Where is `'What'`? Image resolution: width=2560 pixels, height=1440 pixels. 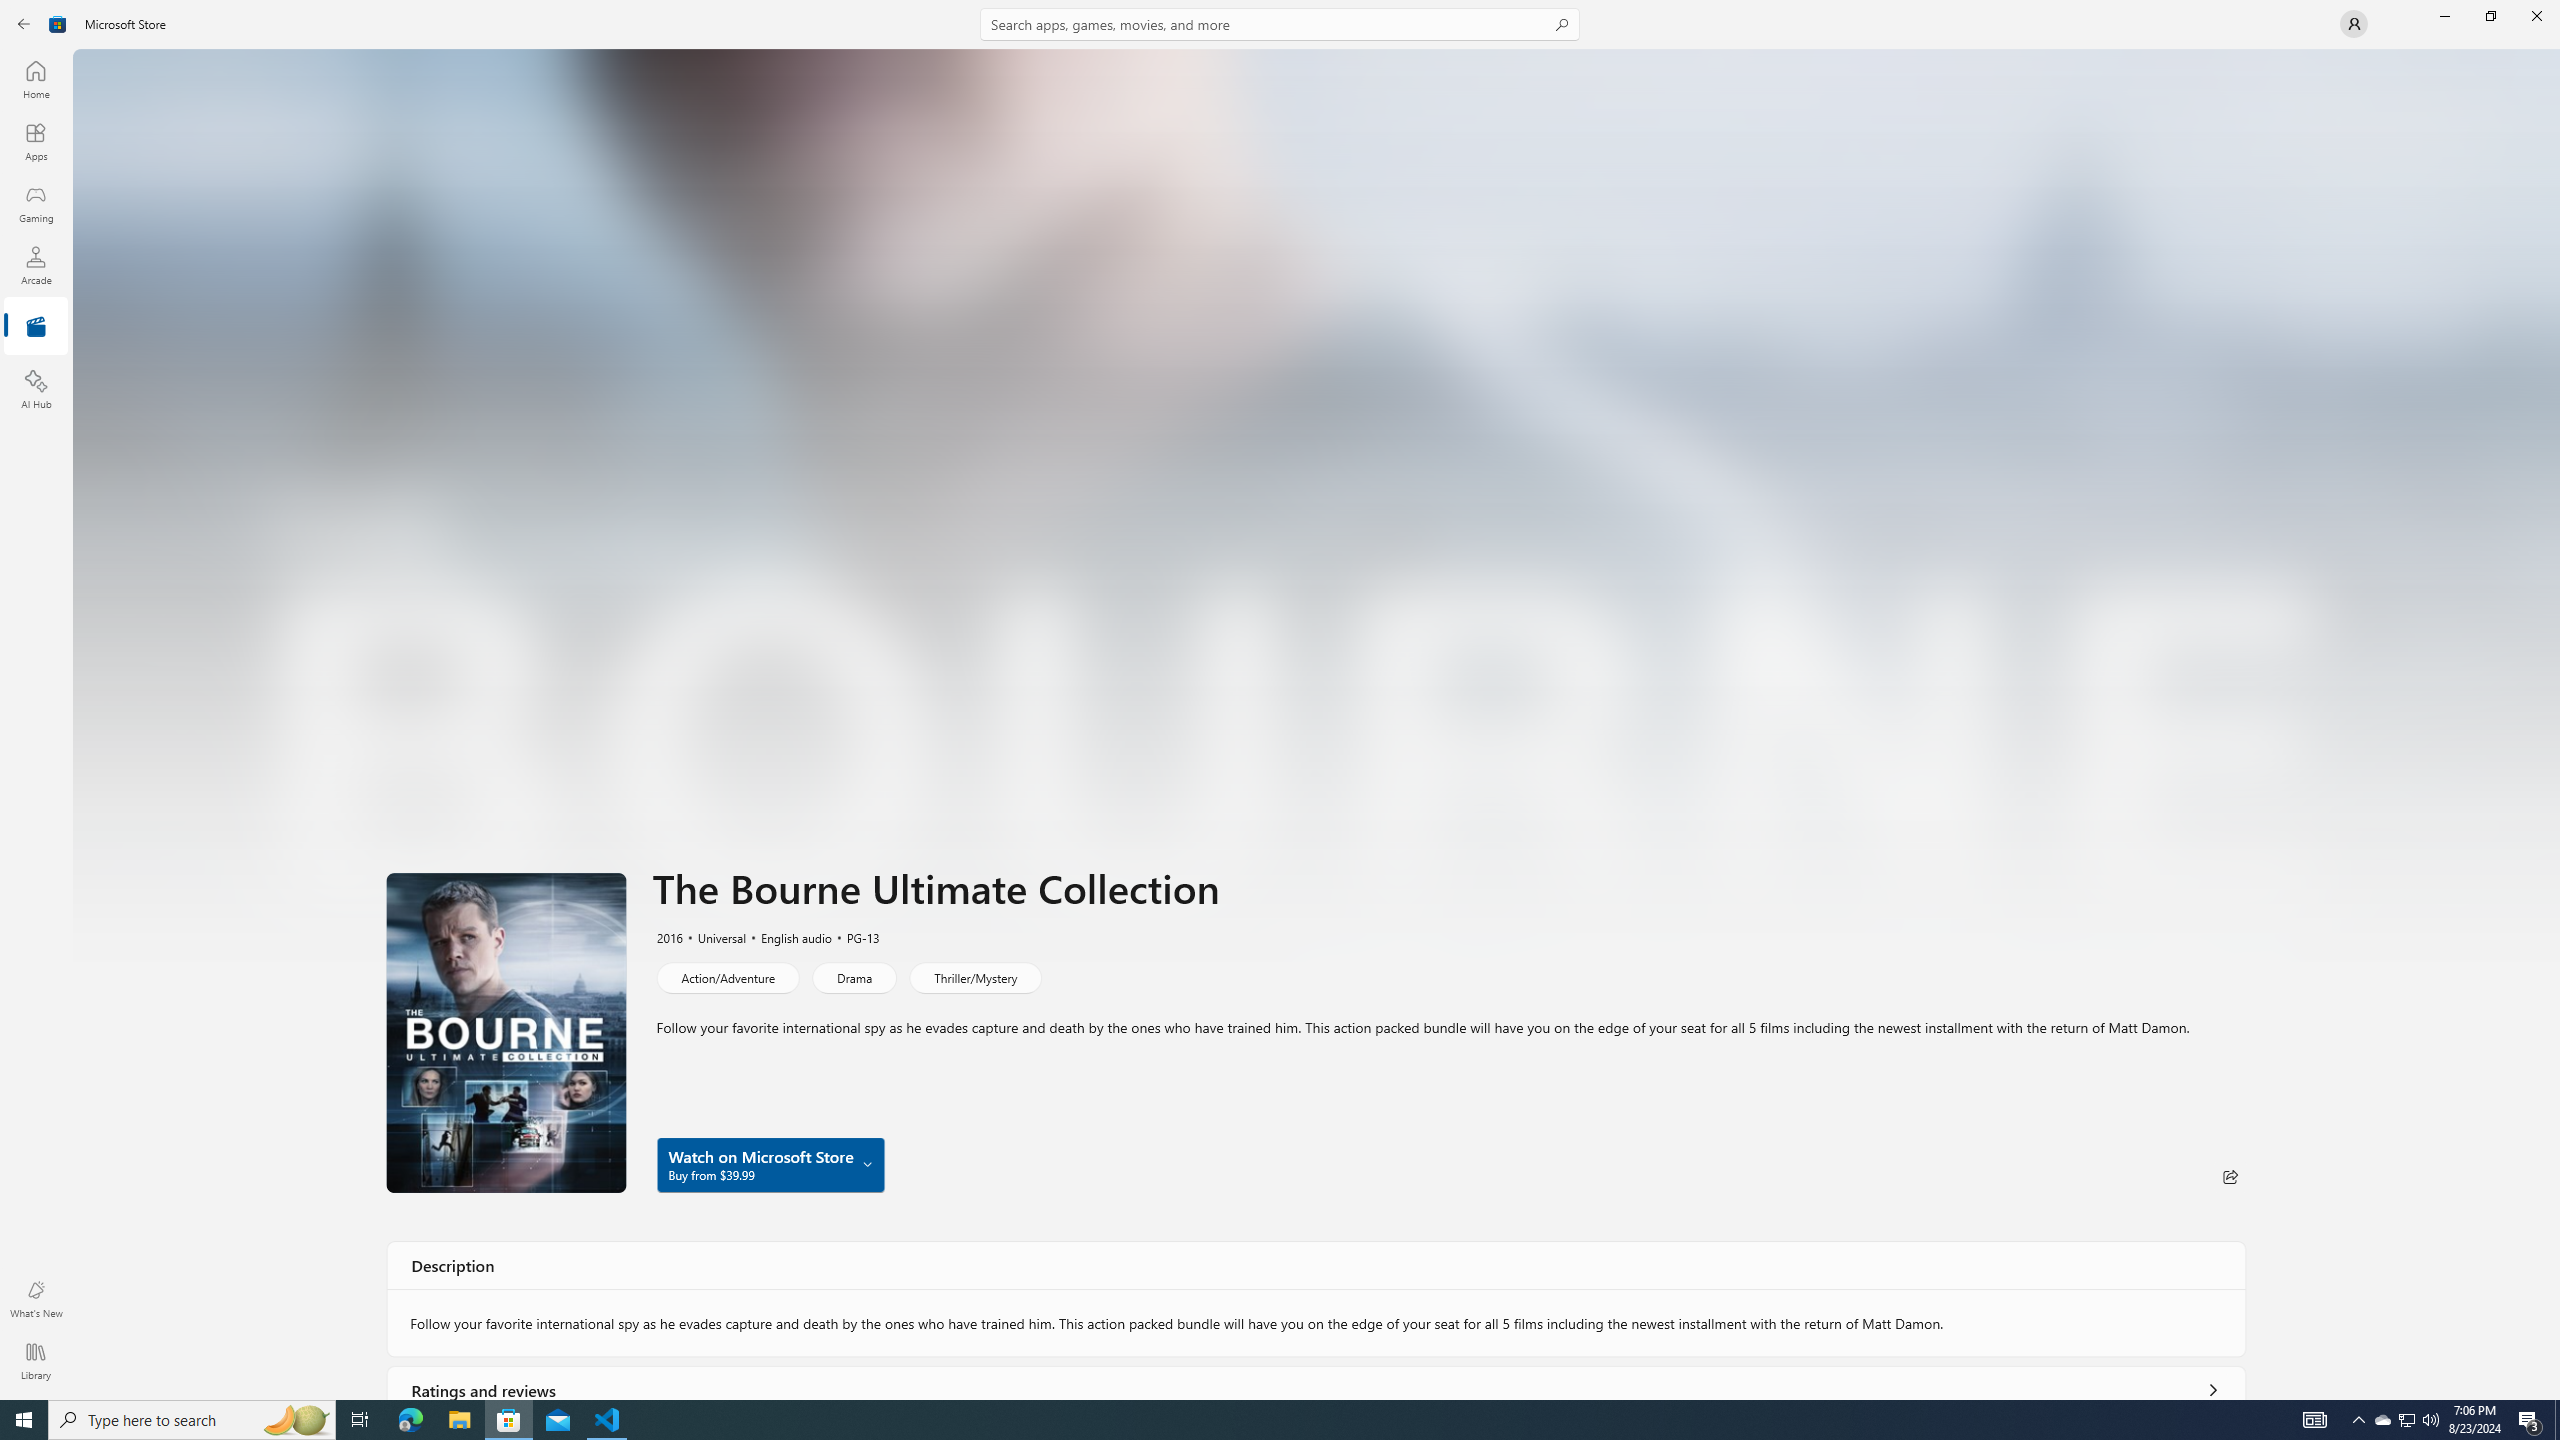
'What' is located at coordinates (34, 1298).